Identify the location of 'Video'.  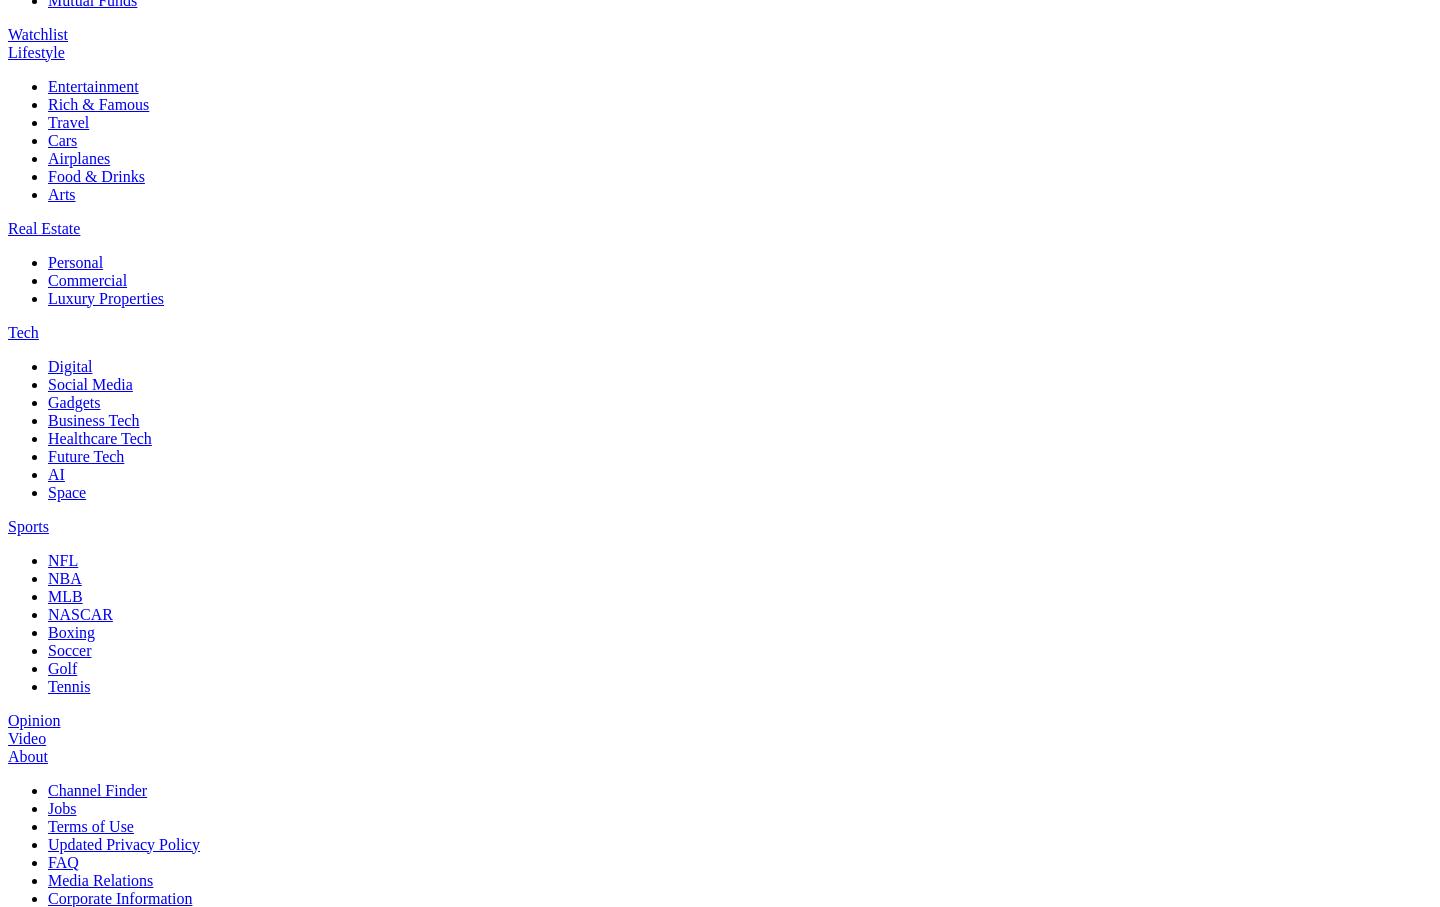
(7, 737).